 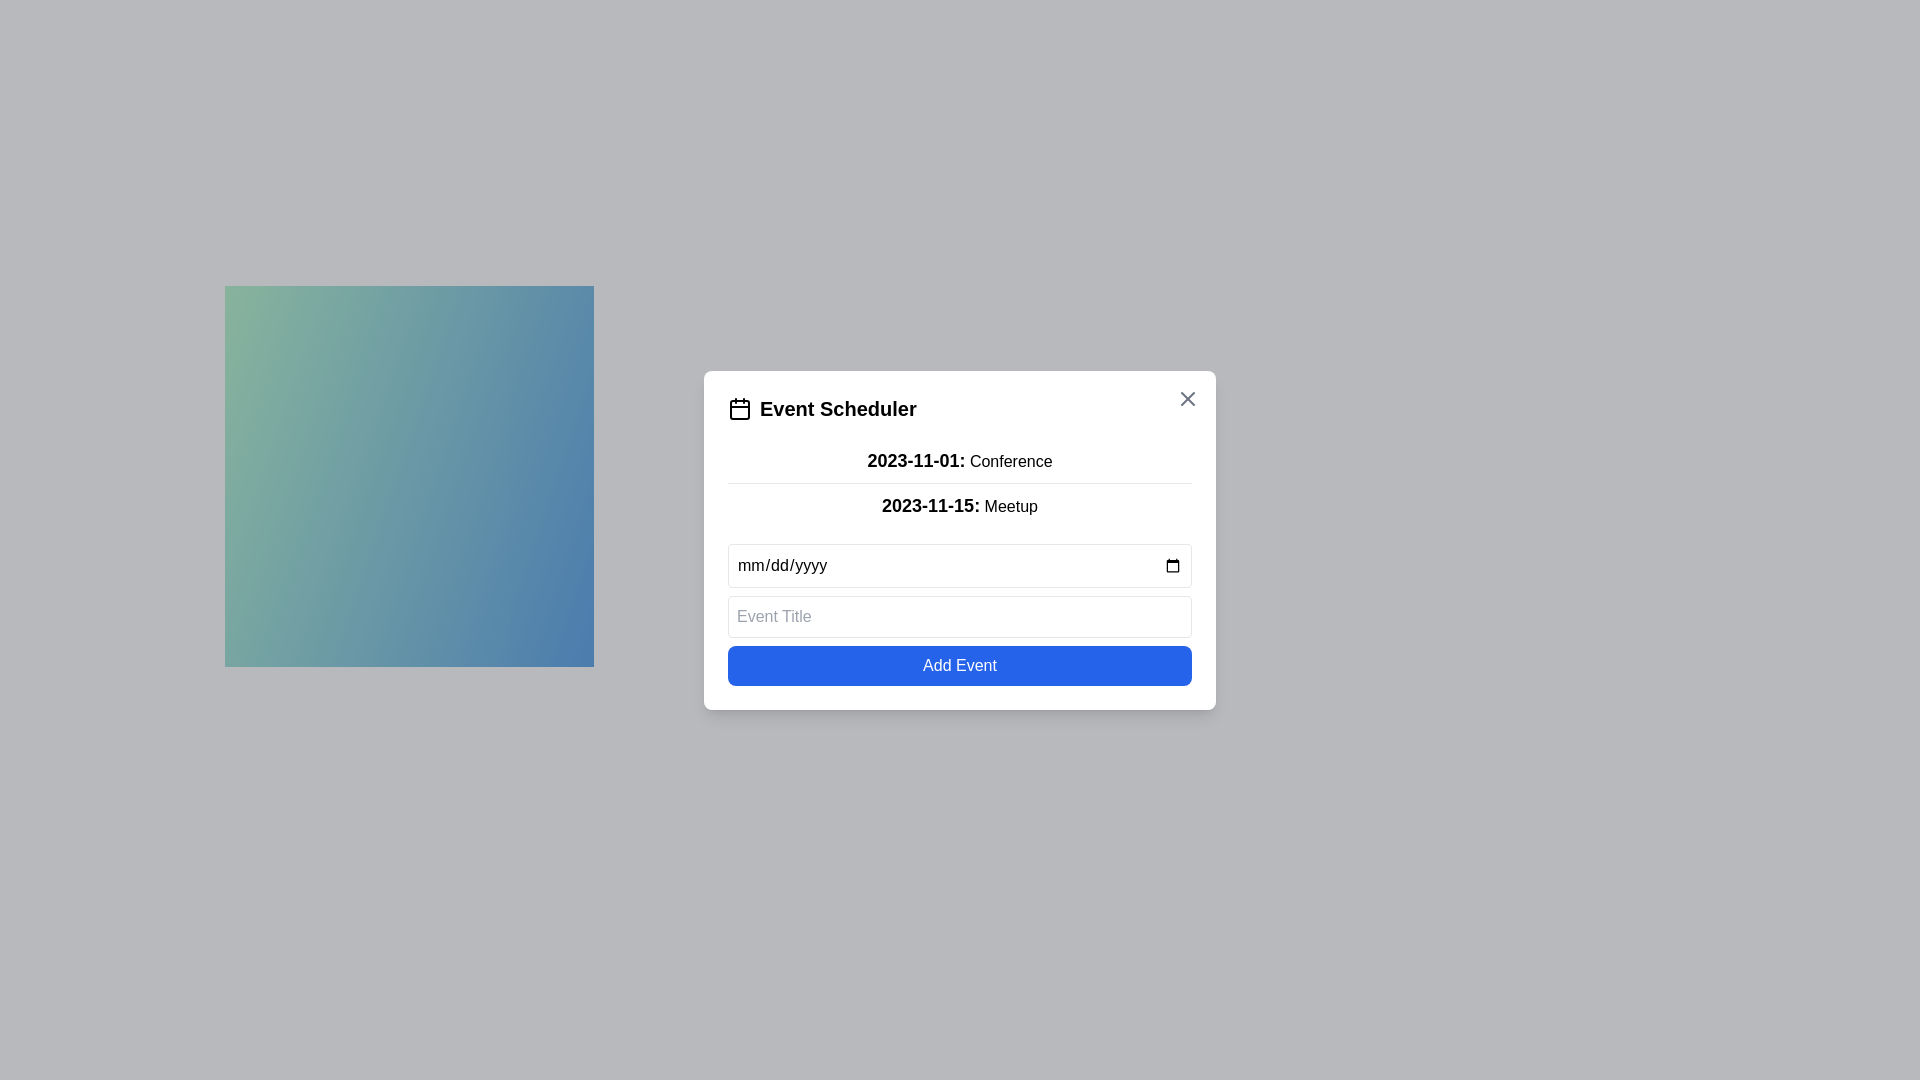 I want to click on the text display element that informs users about the event titled 'Conference' scheduled for November 1st, 2023, located in the modal 'Event Scheduler.', so click(x=960, y=459).